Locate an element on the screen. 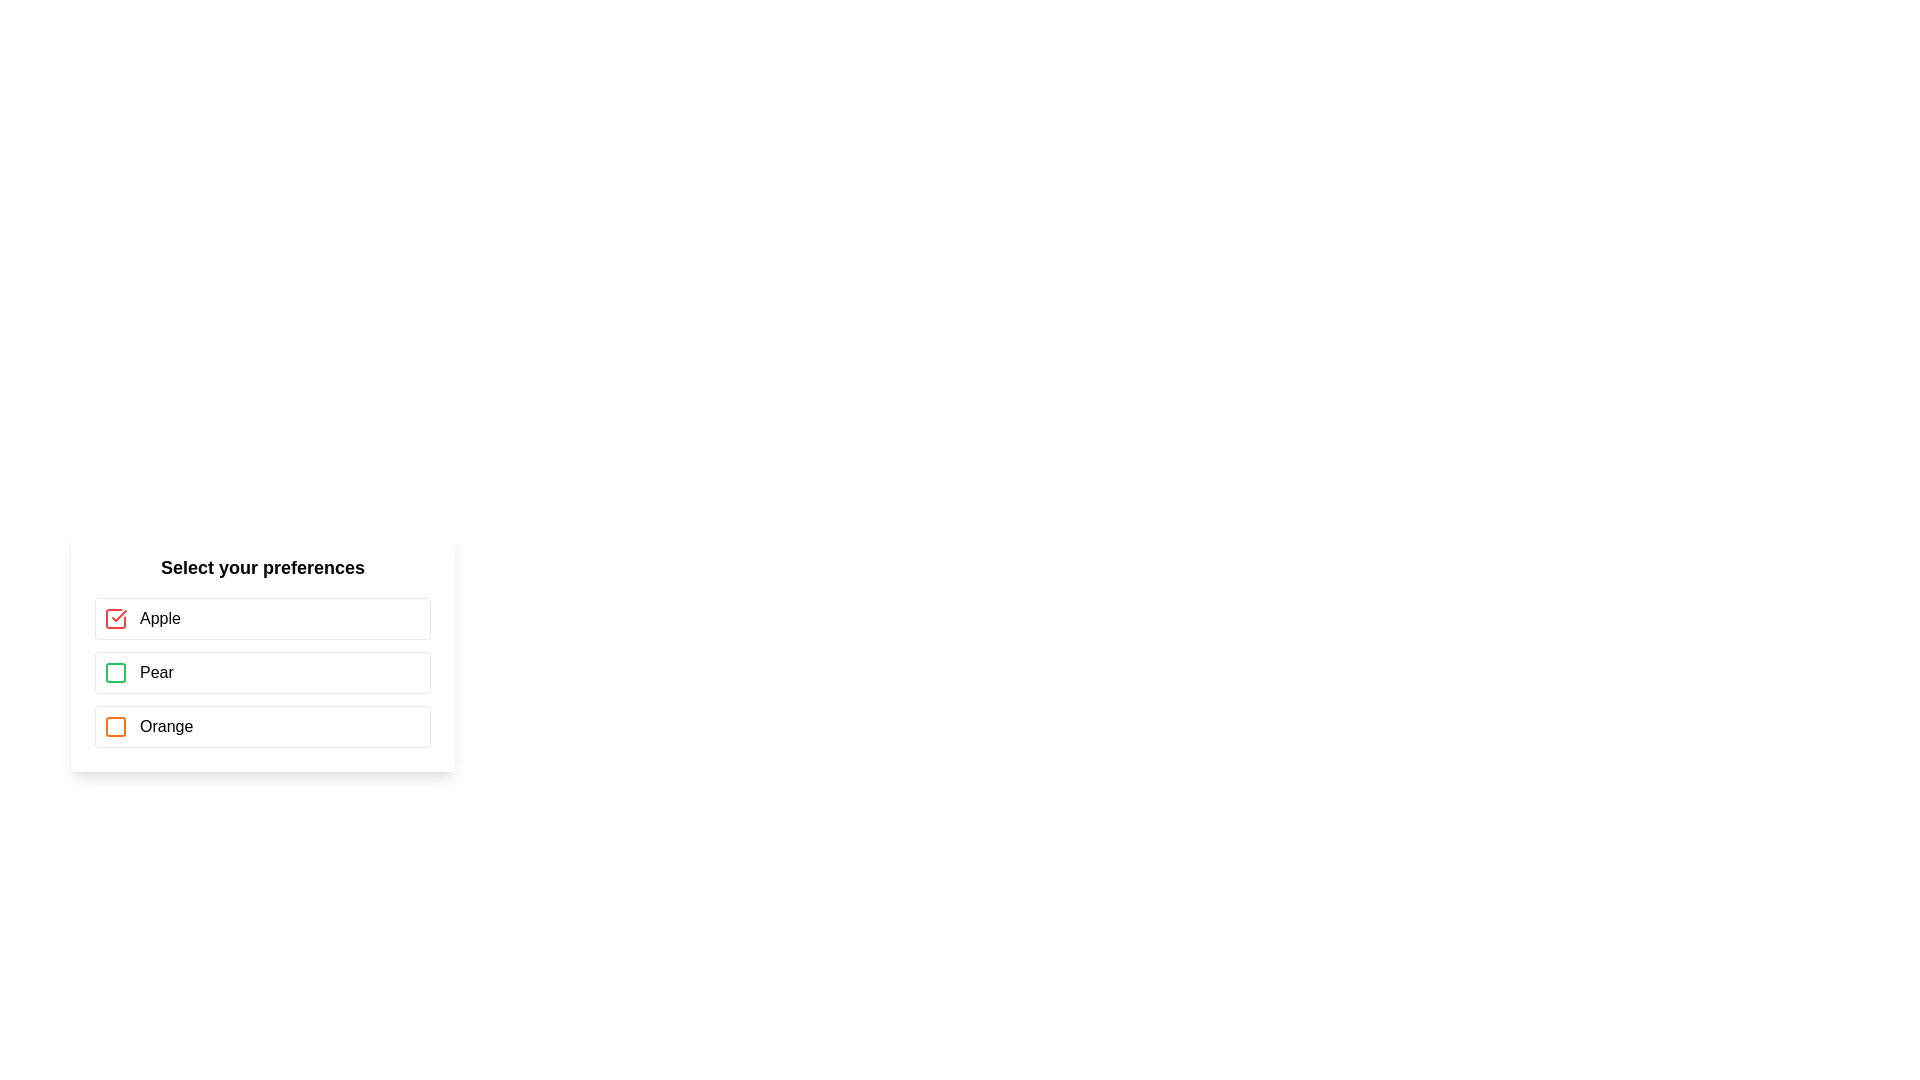  the checkbox associated with the text 'Pear' is located at coordinates (114, 672).